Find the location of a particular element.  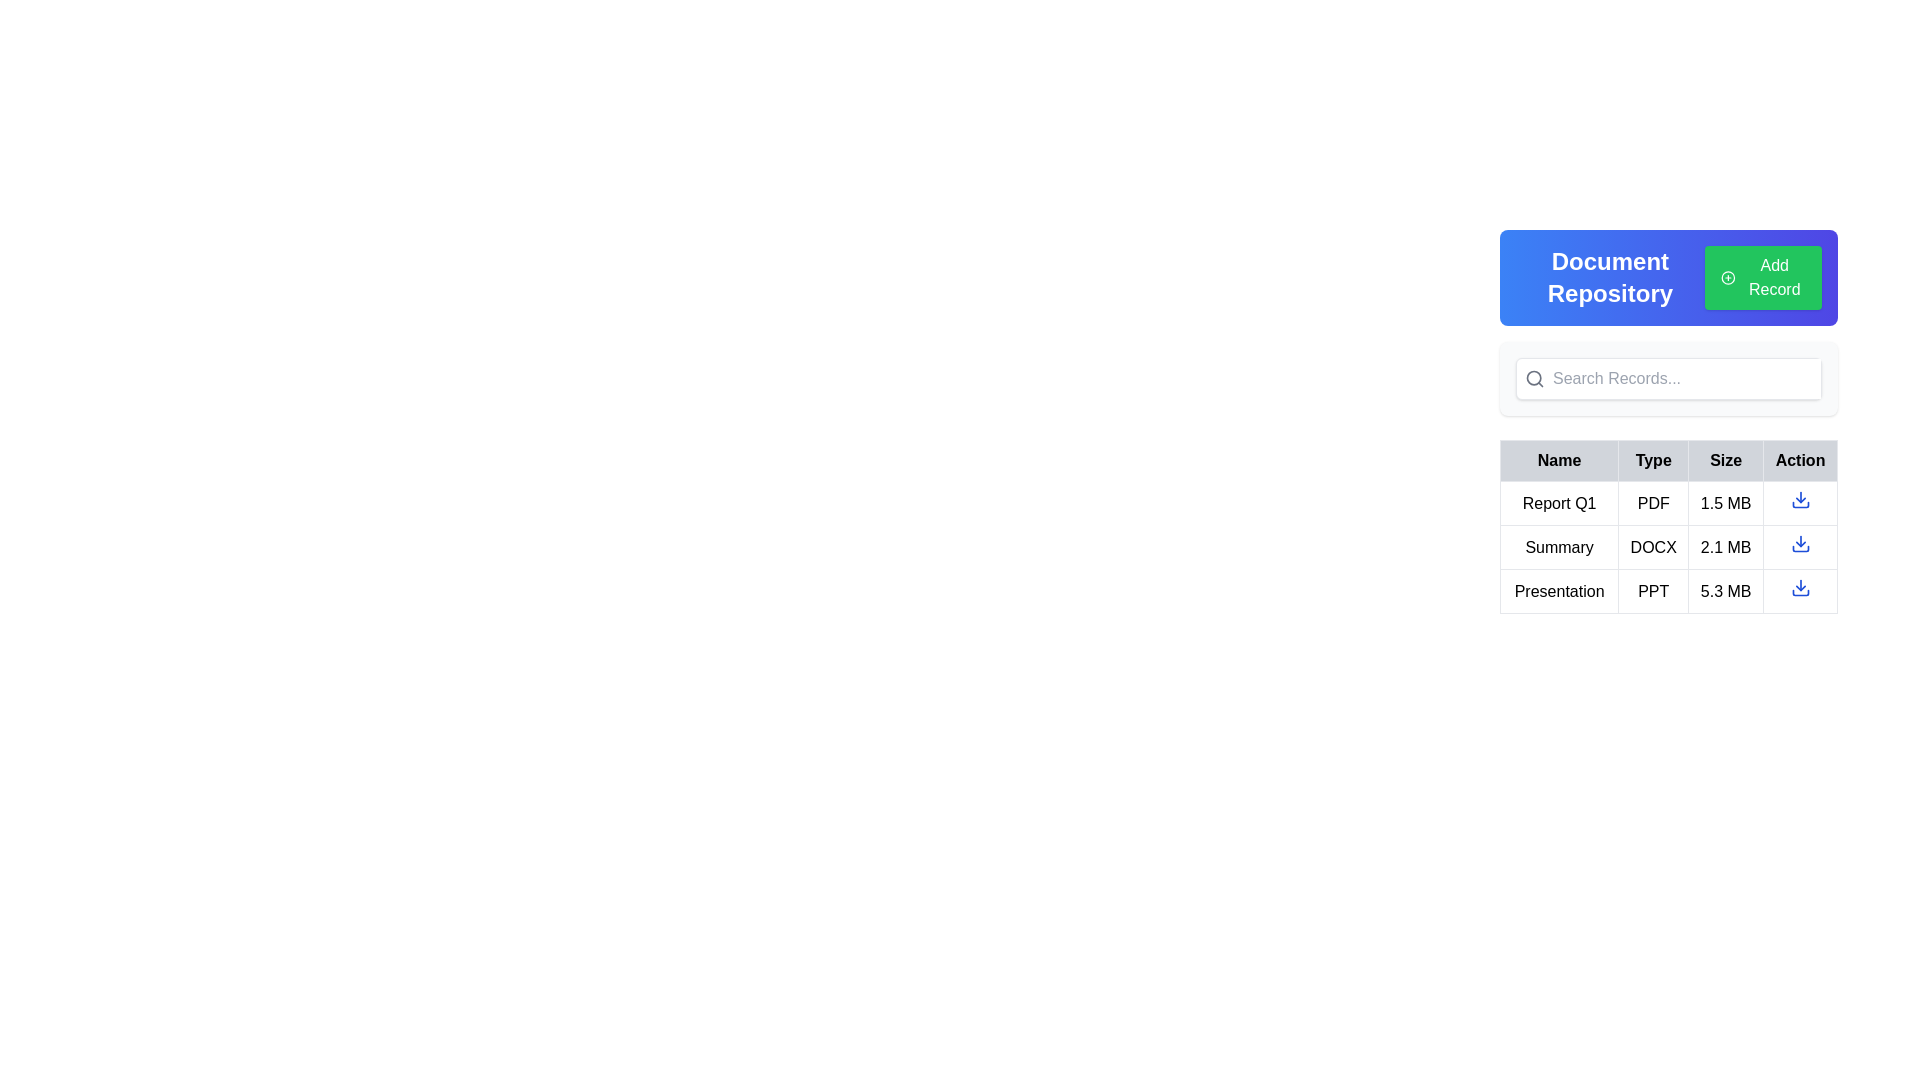

the blue download icon button representing the download action located is located at coordinates (1800, 502).